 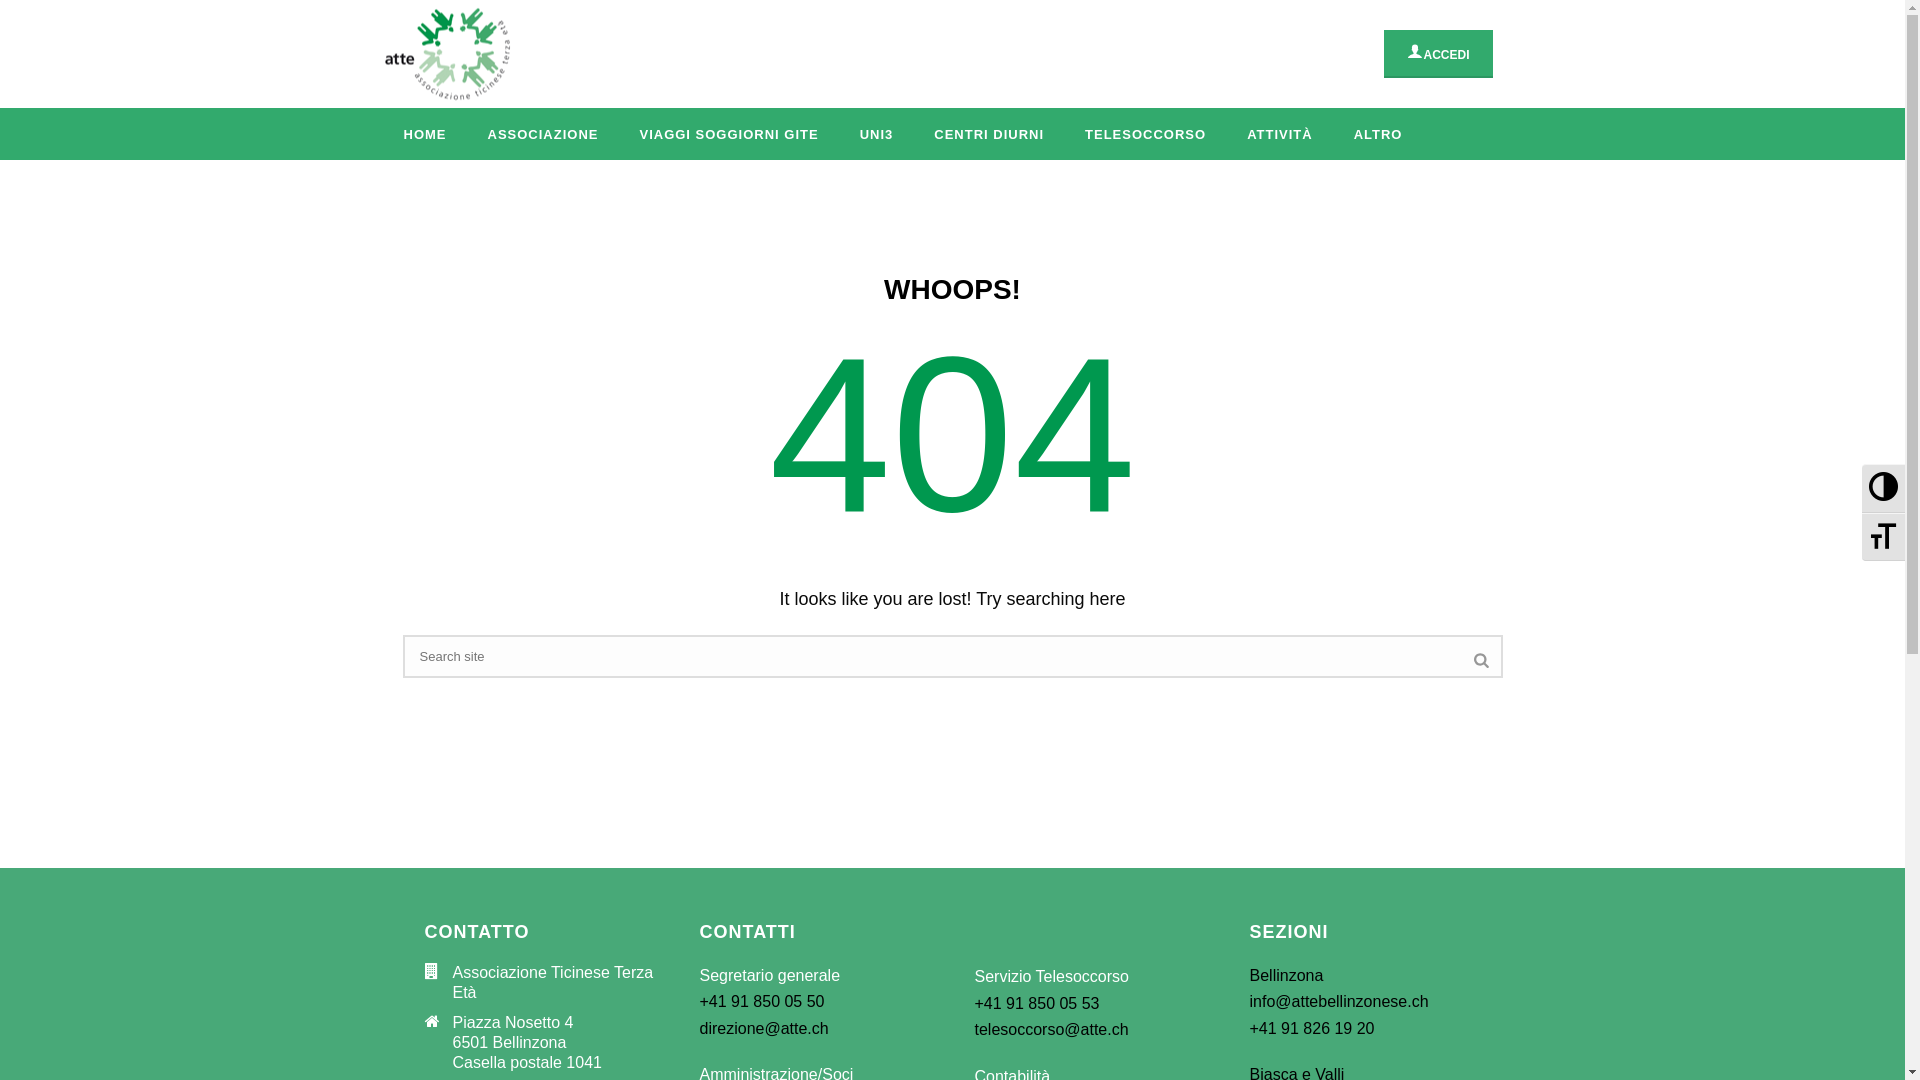 I want to click on 'VIAGGI SOGGIORNI GITE', so click(x=727, y=134).